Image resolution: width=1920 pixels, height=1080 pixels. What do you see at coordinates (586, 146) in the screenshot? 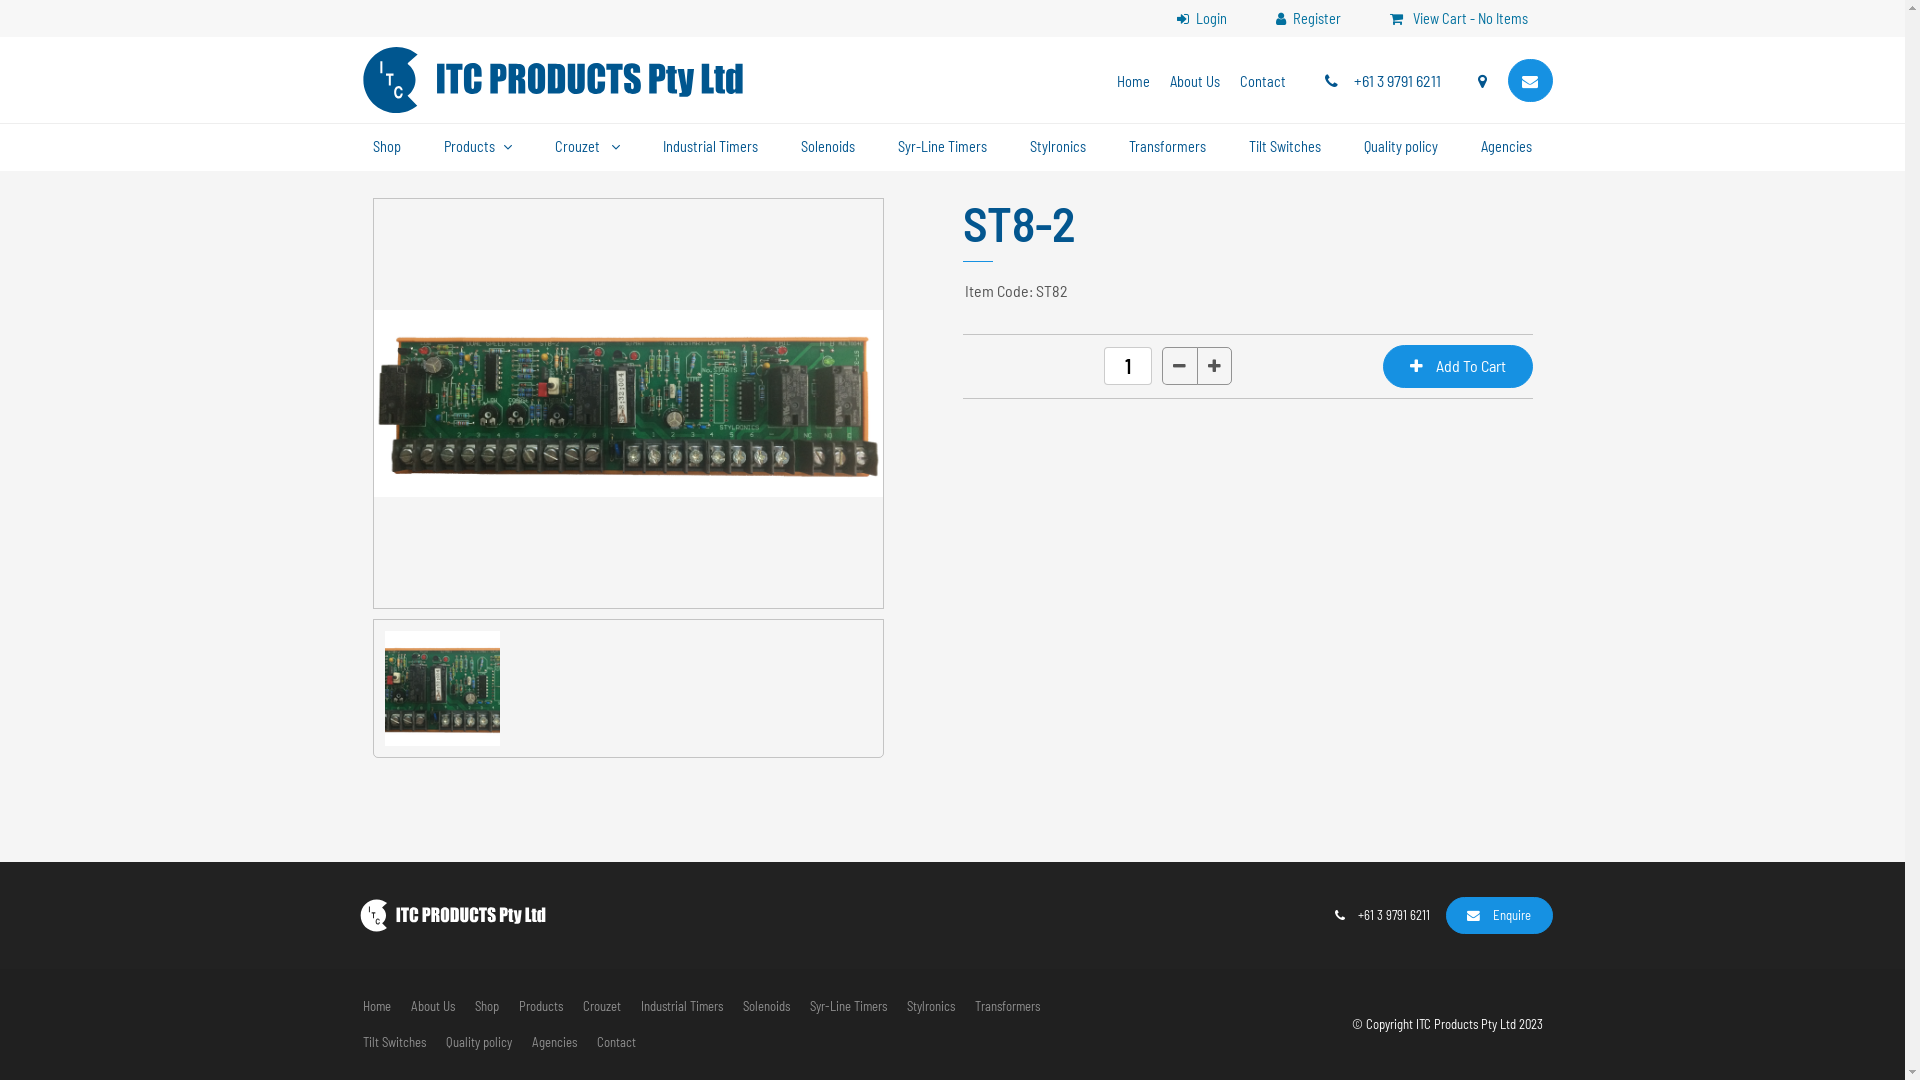
I see `'Crouzet'` at bounding box center [586, 146].